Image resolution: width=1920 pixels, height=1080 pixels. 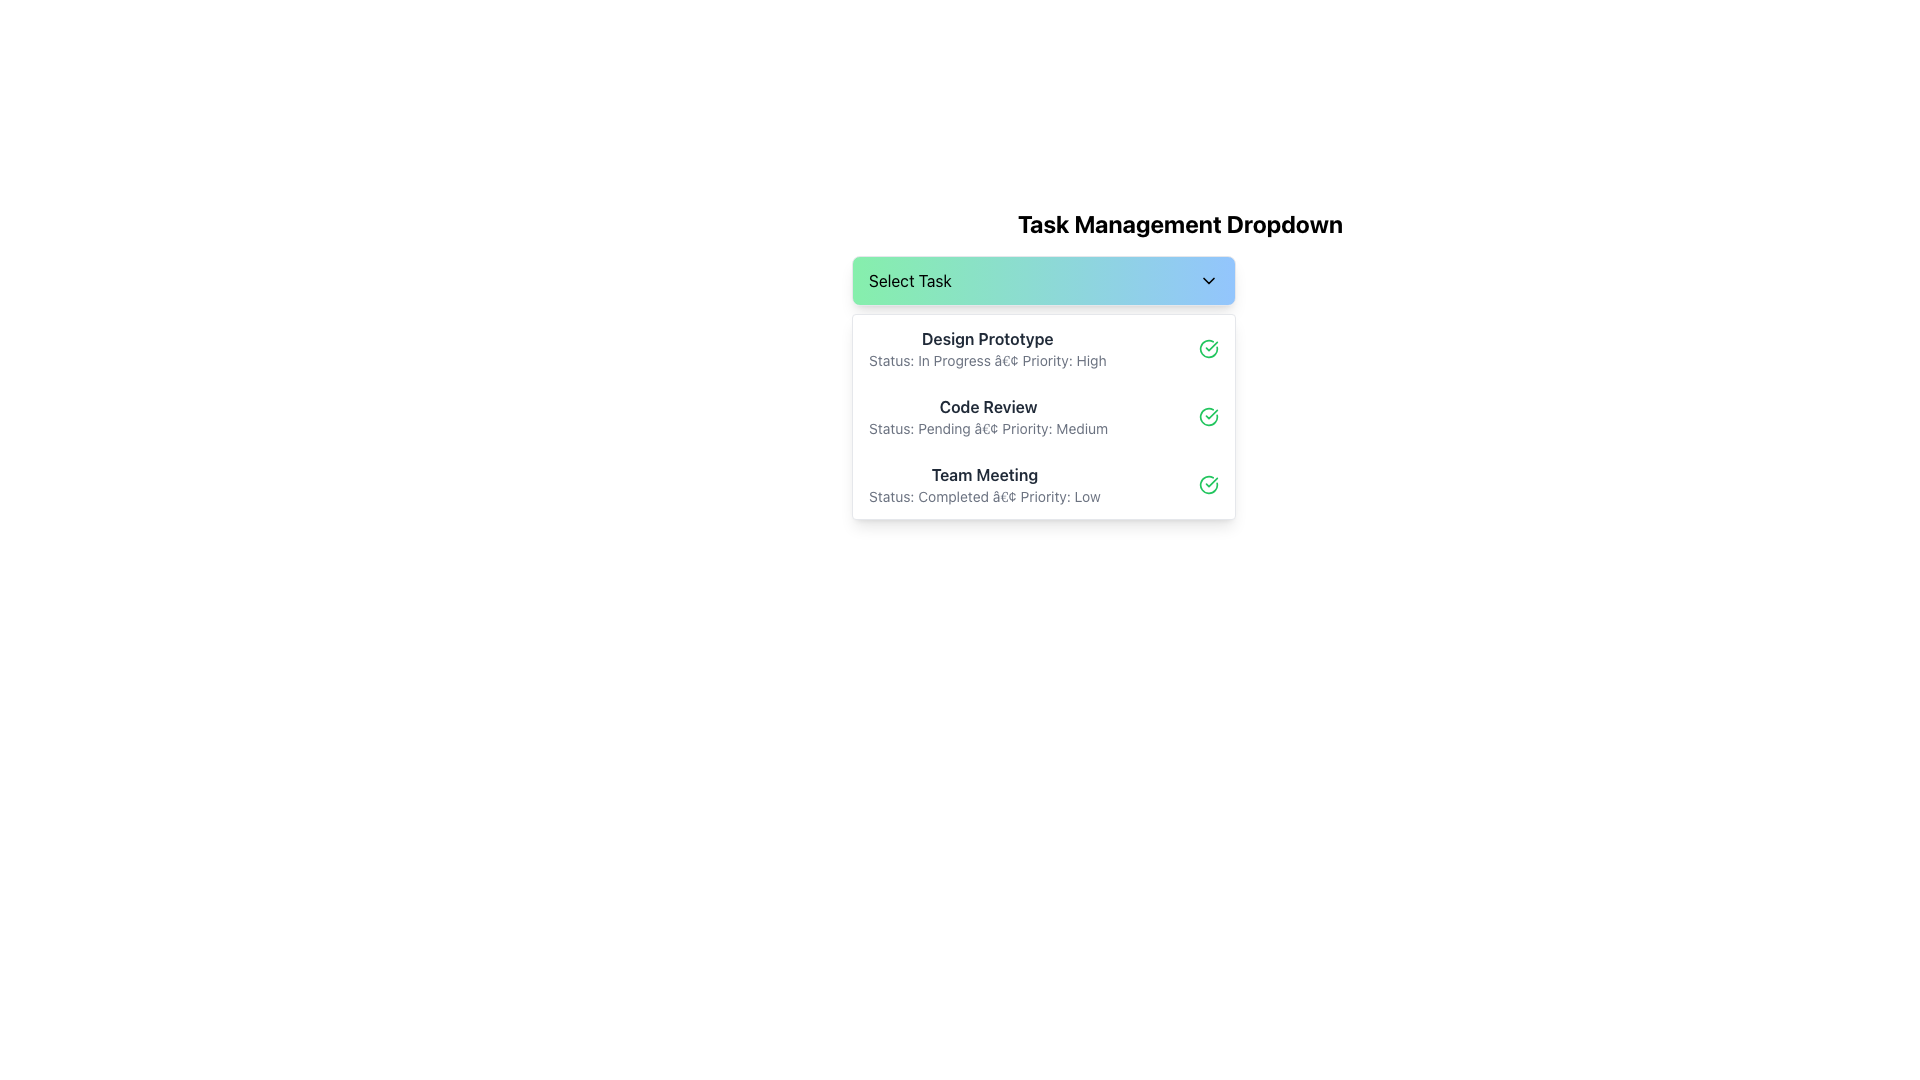 What do you see at coordinates (1180, 256) in the screenshot?
I see `the 'Select Task' dropdown trigger with a gradient background` at bounding box center [1180, 256].